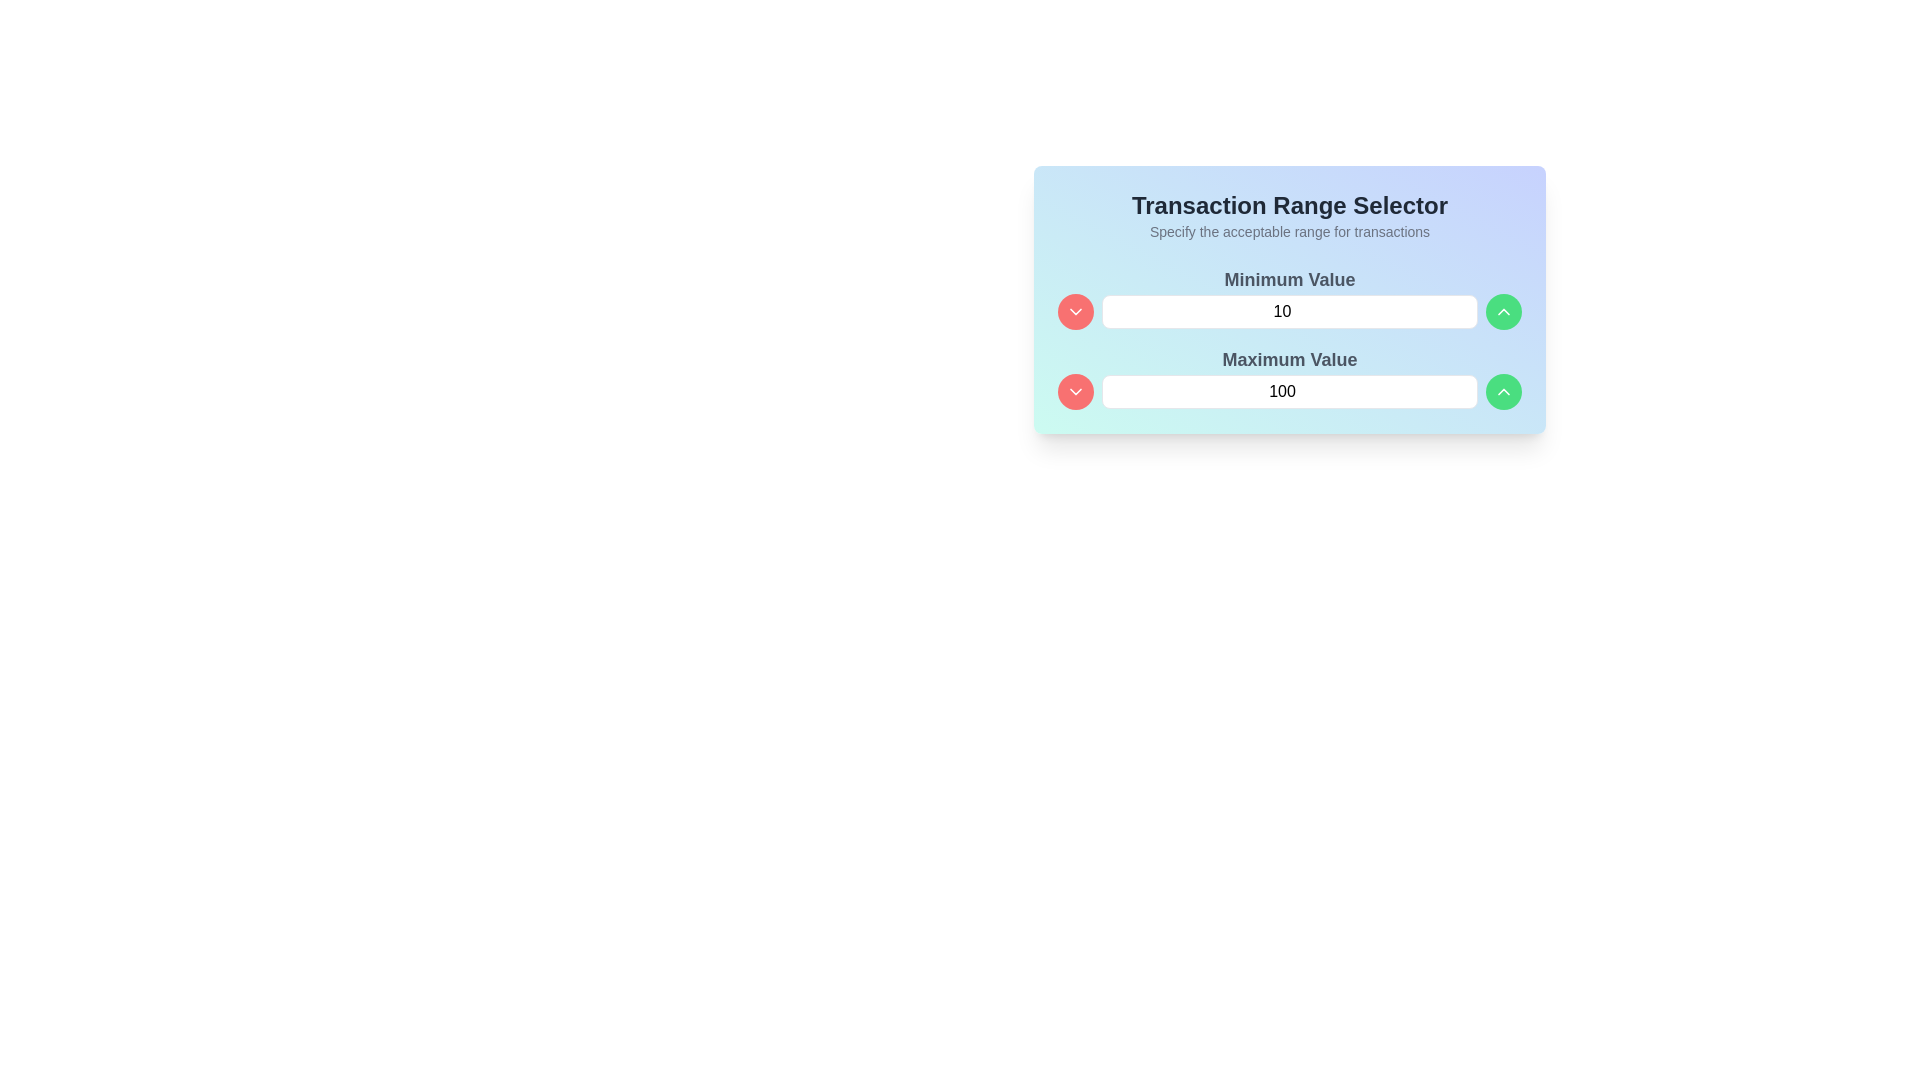 The width and height of the screenshot is (1920, 1080). I want to click on the Numeric input field for setting the maximum value limit in the Transaction Range Selector to indicate focus, so click(1290, 392).